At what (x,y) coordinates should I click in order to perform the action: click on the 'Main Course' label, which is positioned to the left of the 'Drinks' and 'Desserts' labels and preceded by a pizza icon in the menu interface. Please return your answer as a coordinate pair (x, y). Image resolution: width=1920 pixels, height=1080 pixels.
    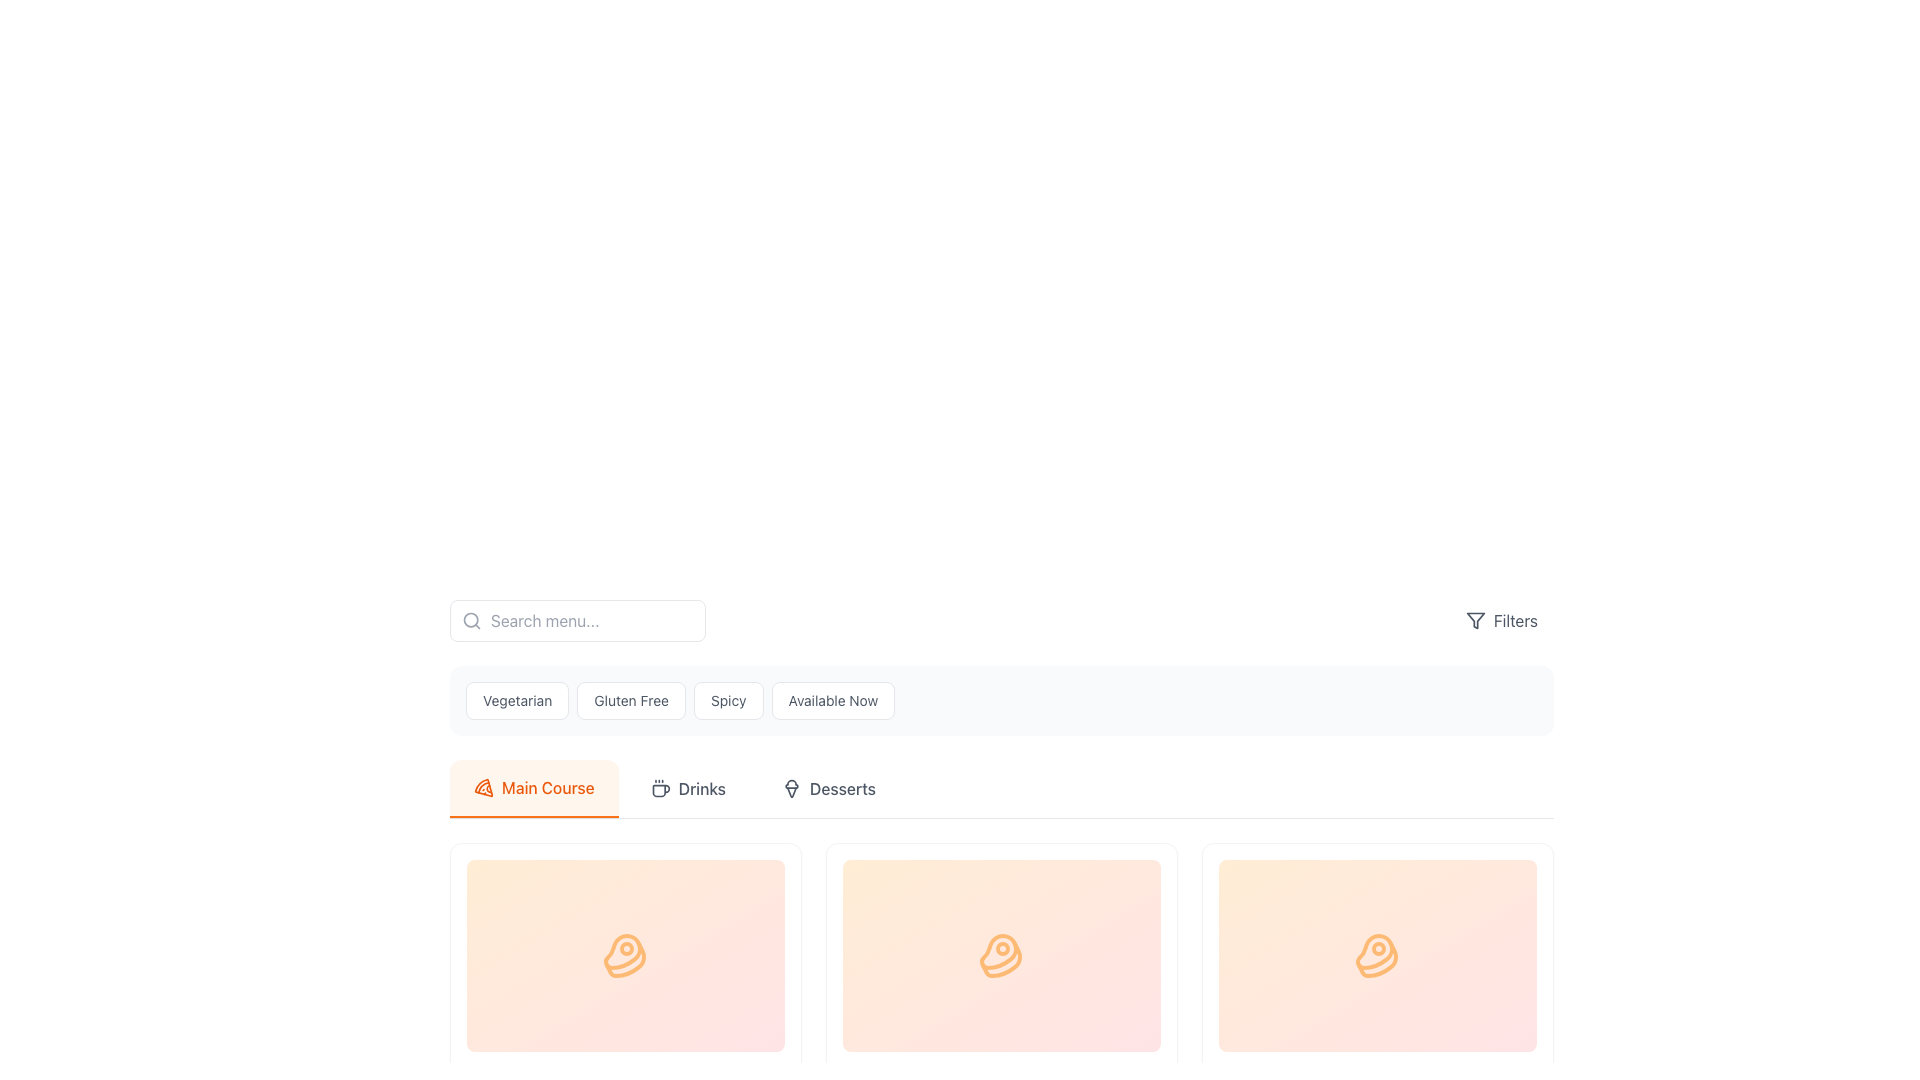
    Looking at the image, I should click on (548, 786).